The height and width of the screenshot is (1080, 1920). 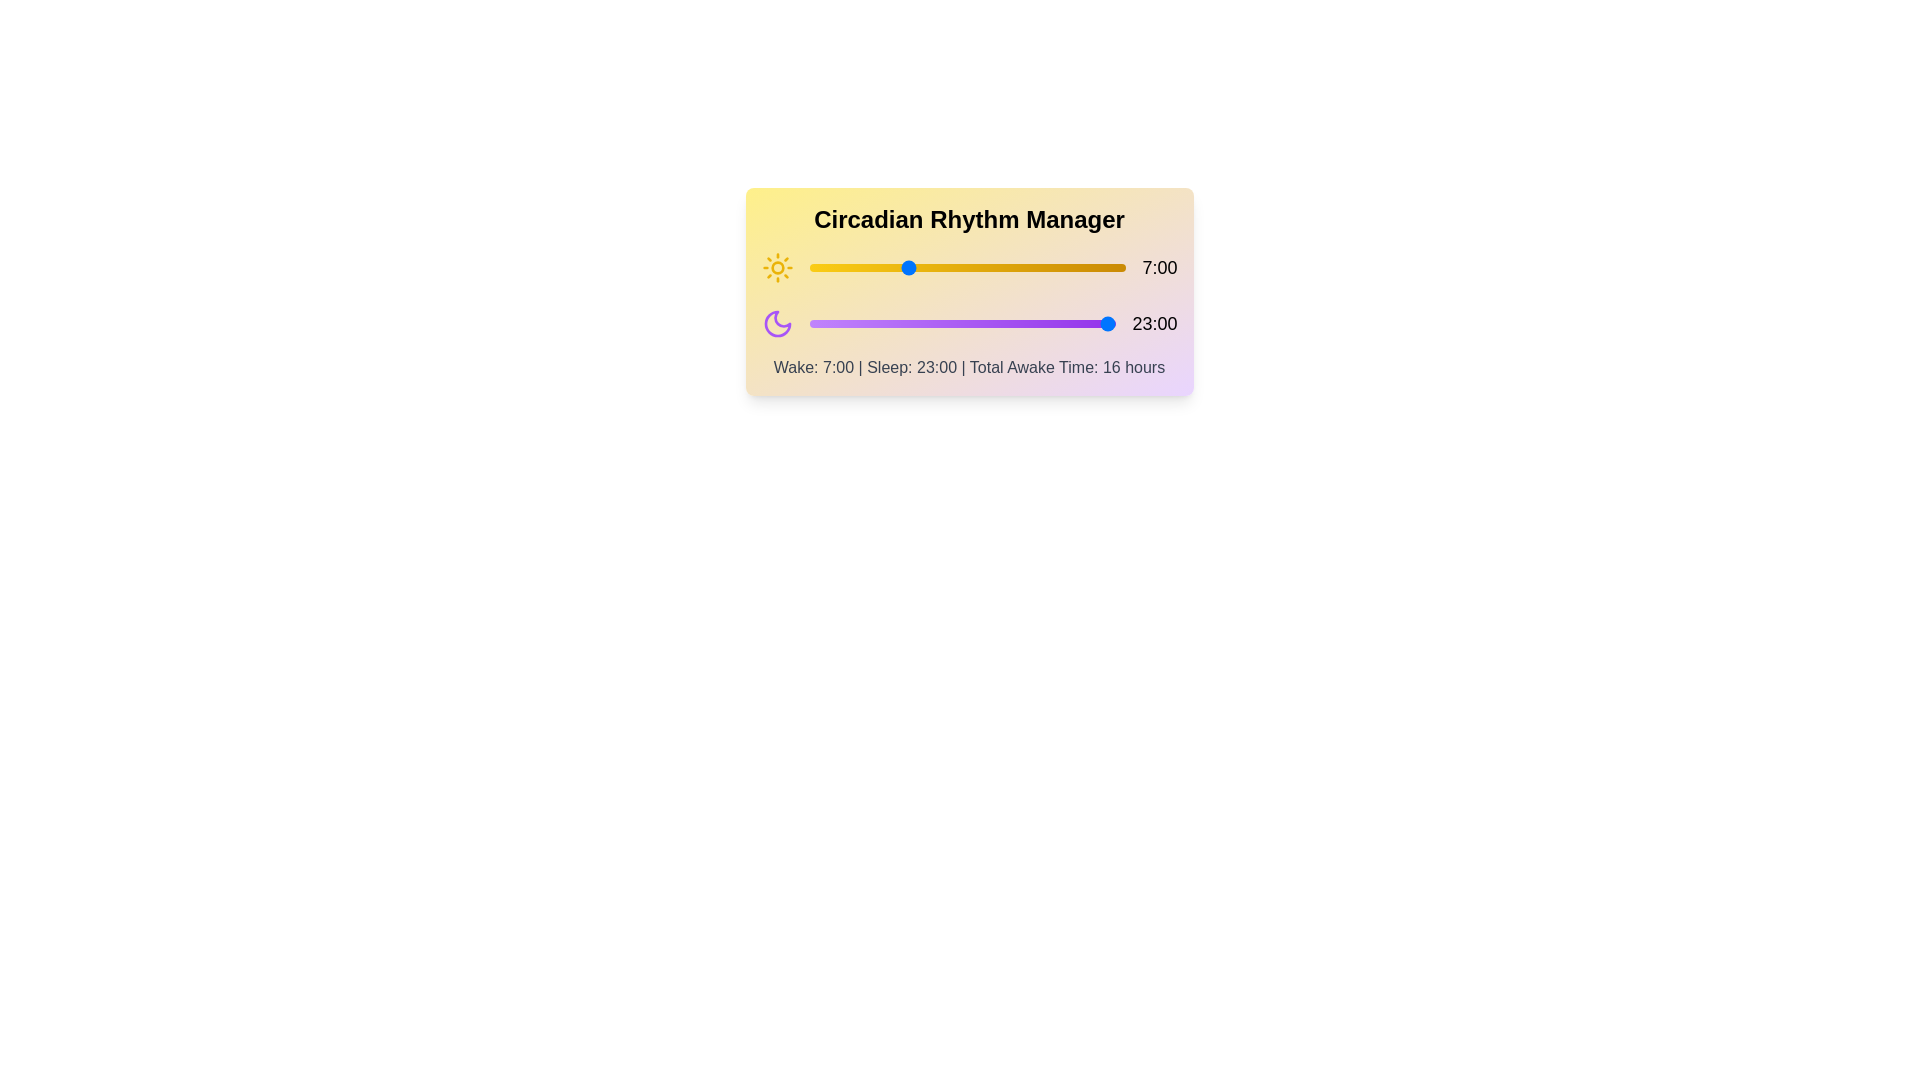 I want to click on the sleep hour slider to 21, so click(x=1088, y=323).